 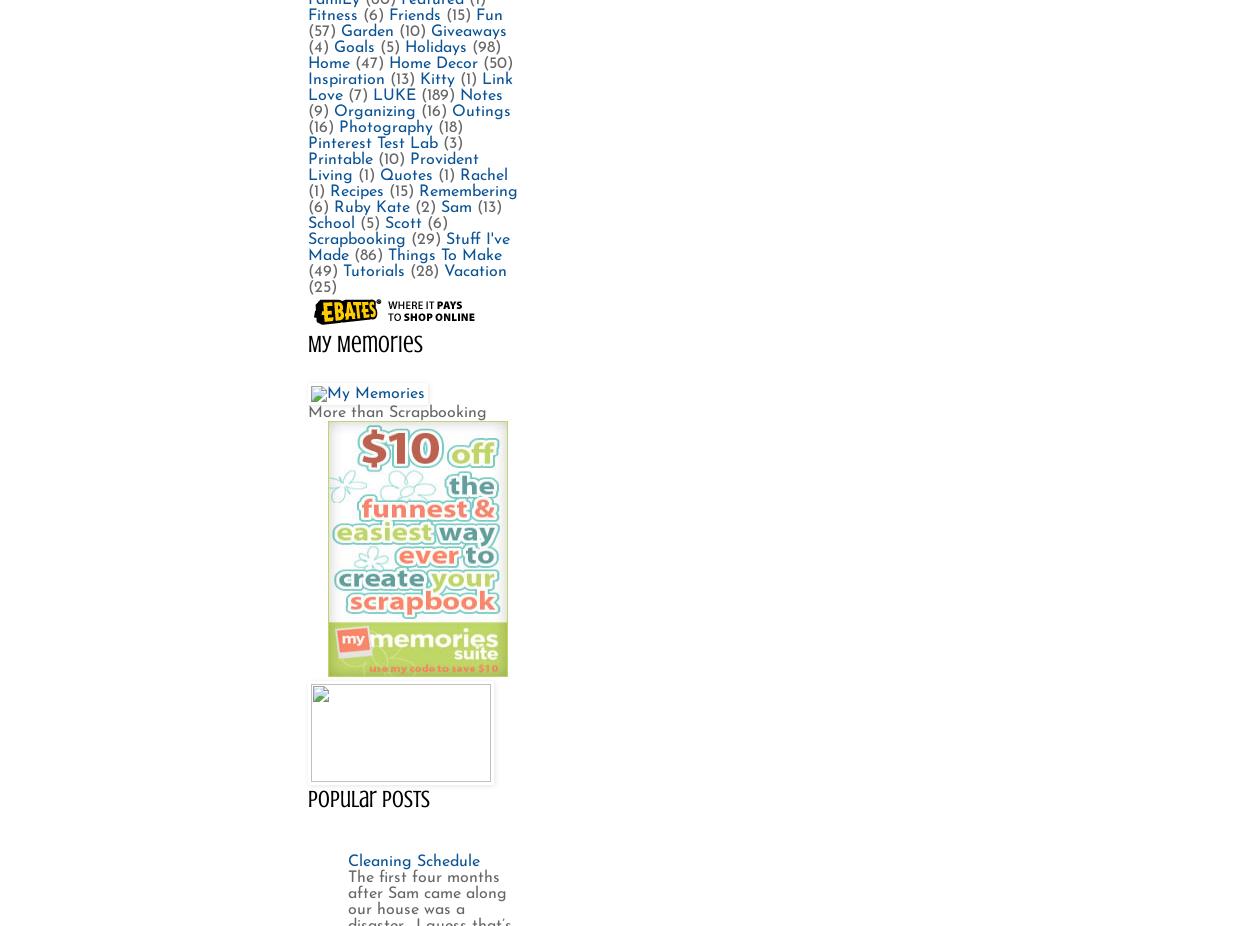 What do you see at coordinates (307, 61) in the screenshot?
I see `'Home'` at bounding box center [307, 61].